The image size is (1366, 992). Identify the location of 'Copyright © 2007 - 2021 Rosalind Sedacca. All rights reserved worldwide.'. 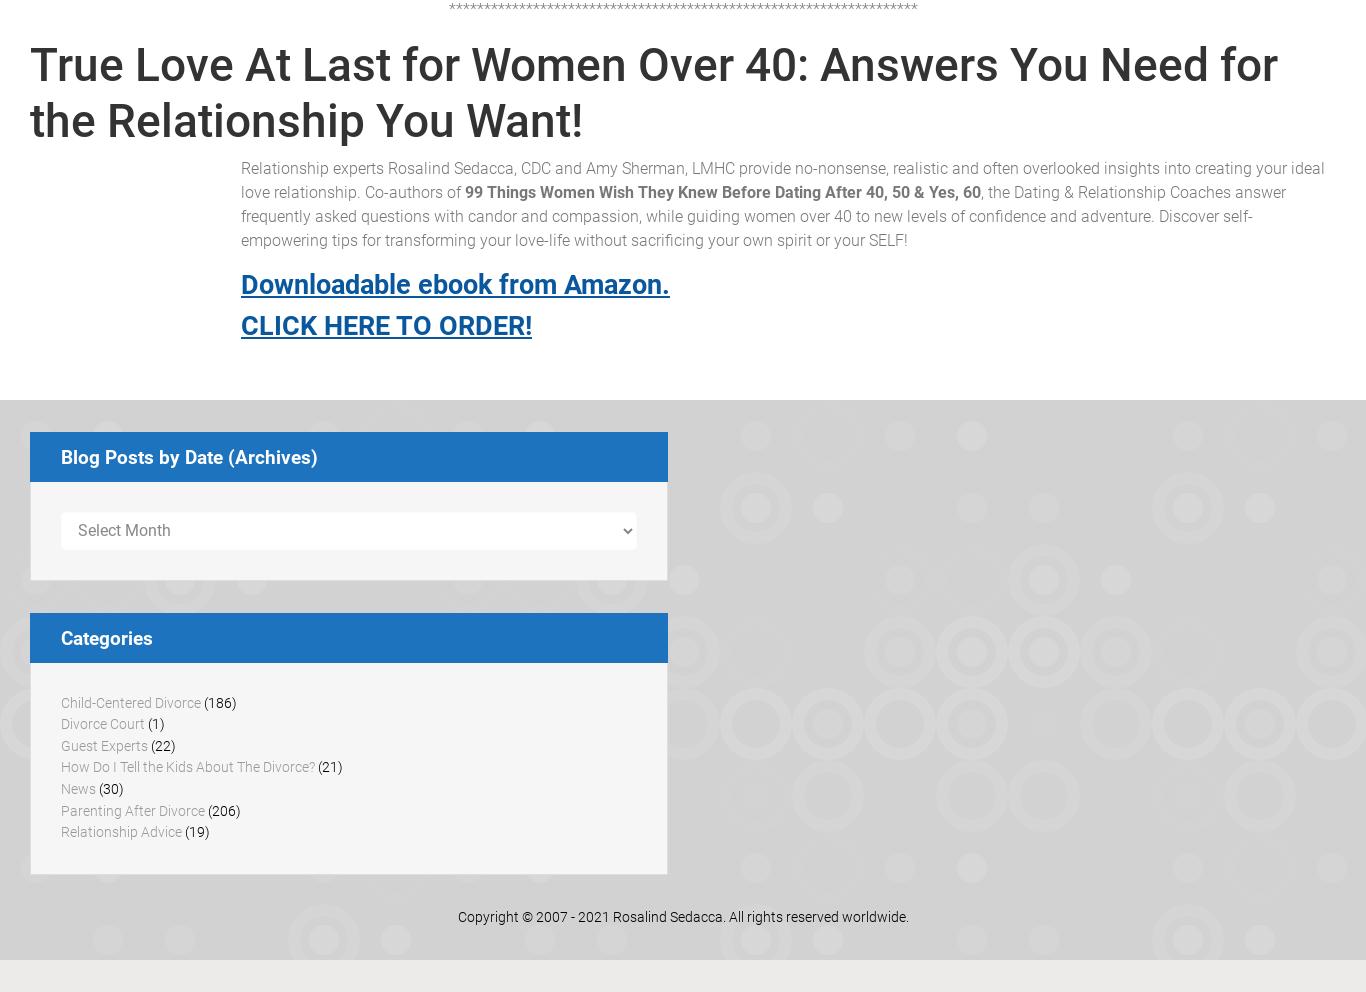
(681, 915).